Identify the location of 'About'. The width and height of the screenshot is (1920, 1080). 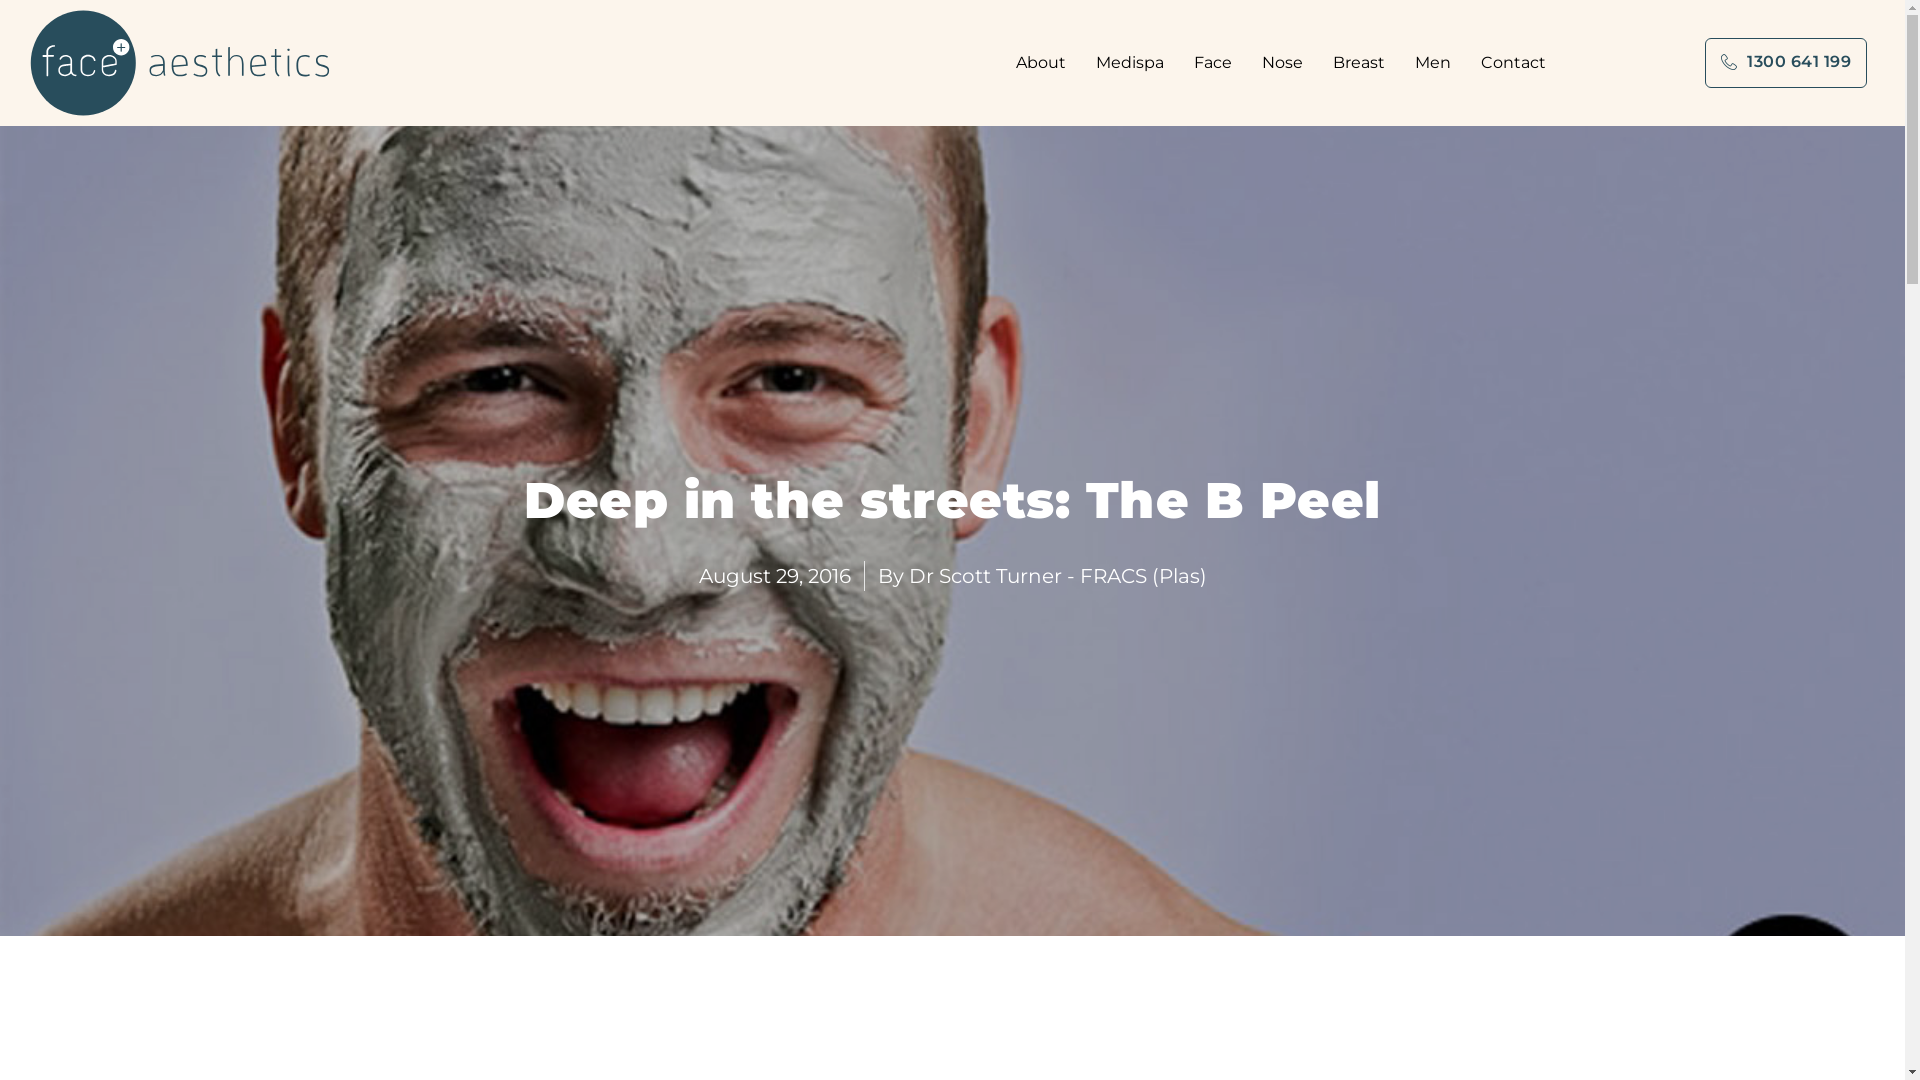
(1016, 61).